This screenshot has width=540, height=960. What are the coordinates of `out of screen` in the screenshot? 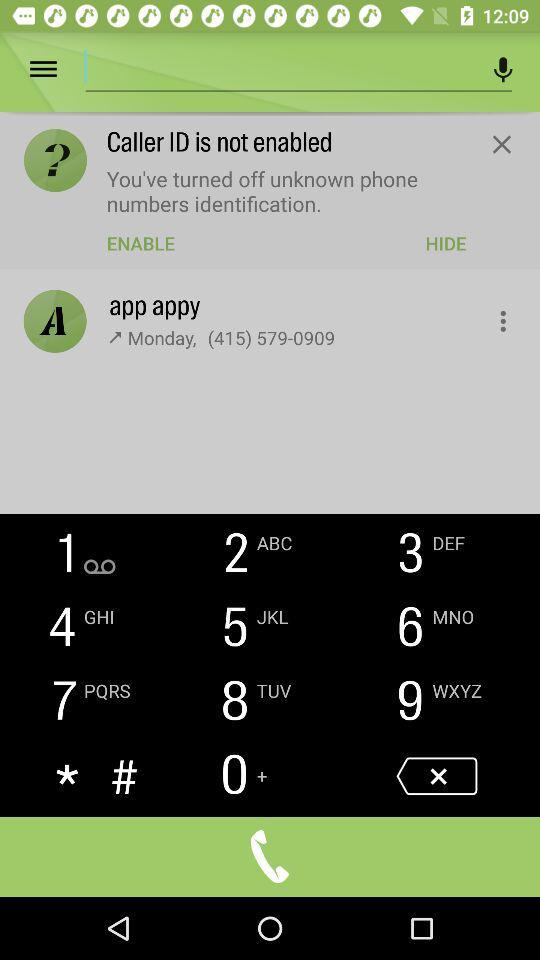 It's located at (500, 143).